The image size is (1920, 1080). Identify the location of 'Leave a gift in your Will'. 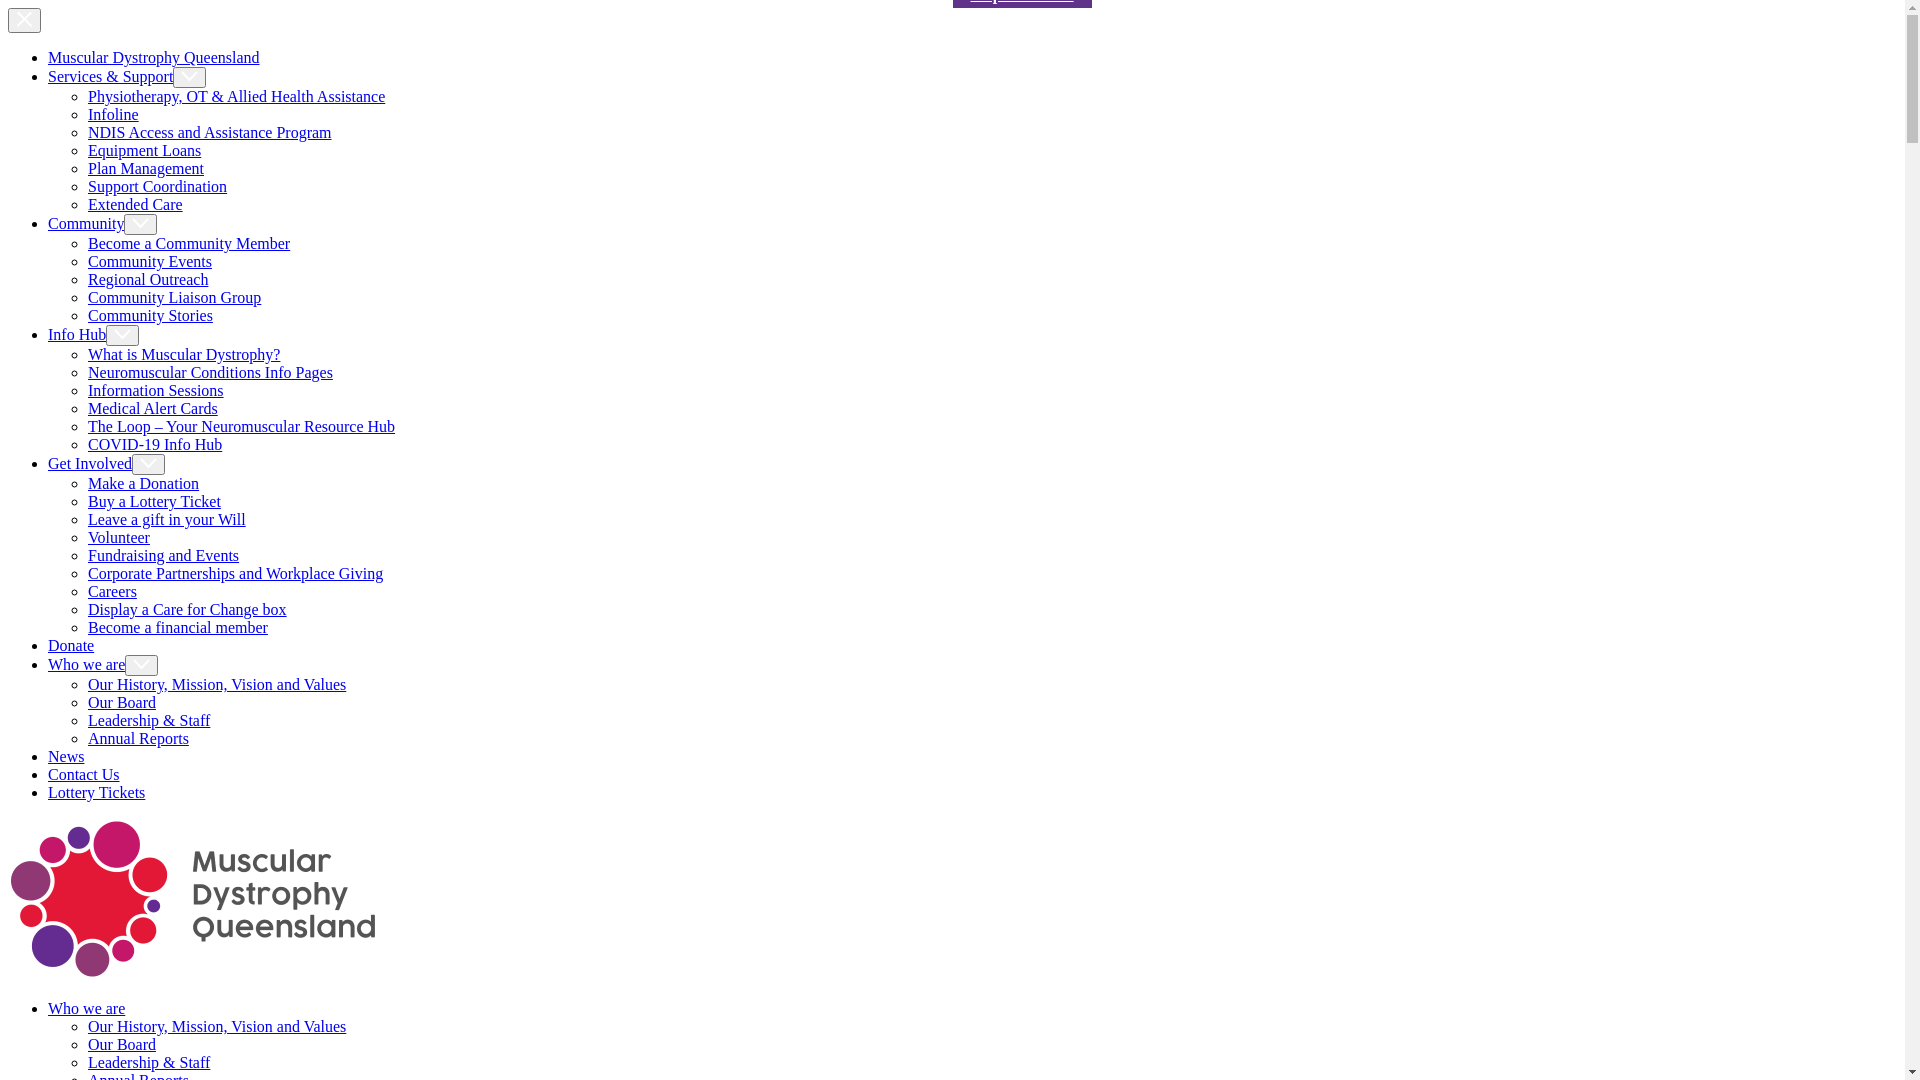
(167, 518).